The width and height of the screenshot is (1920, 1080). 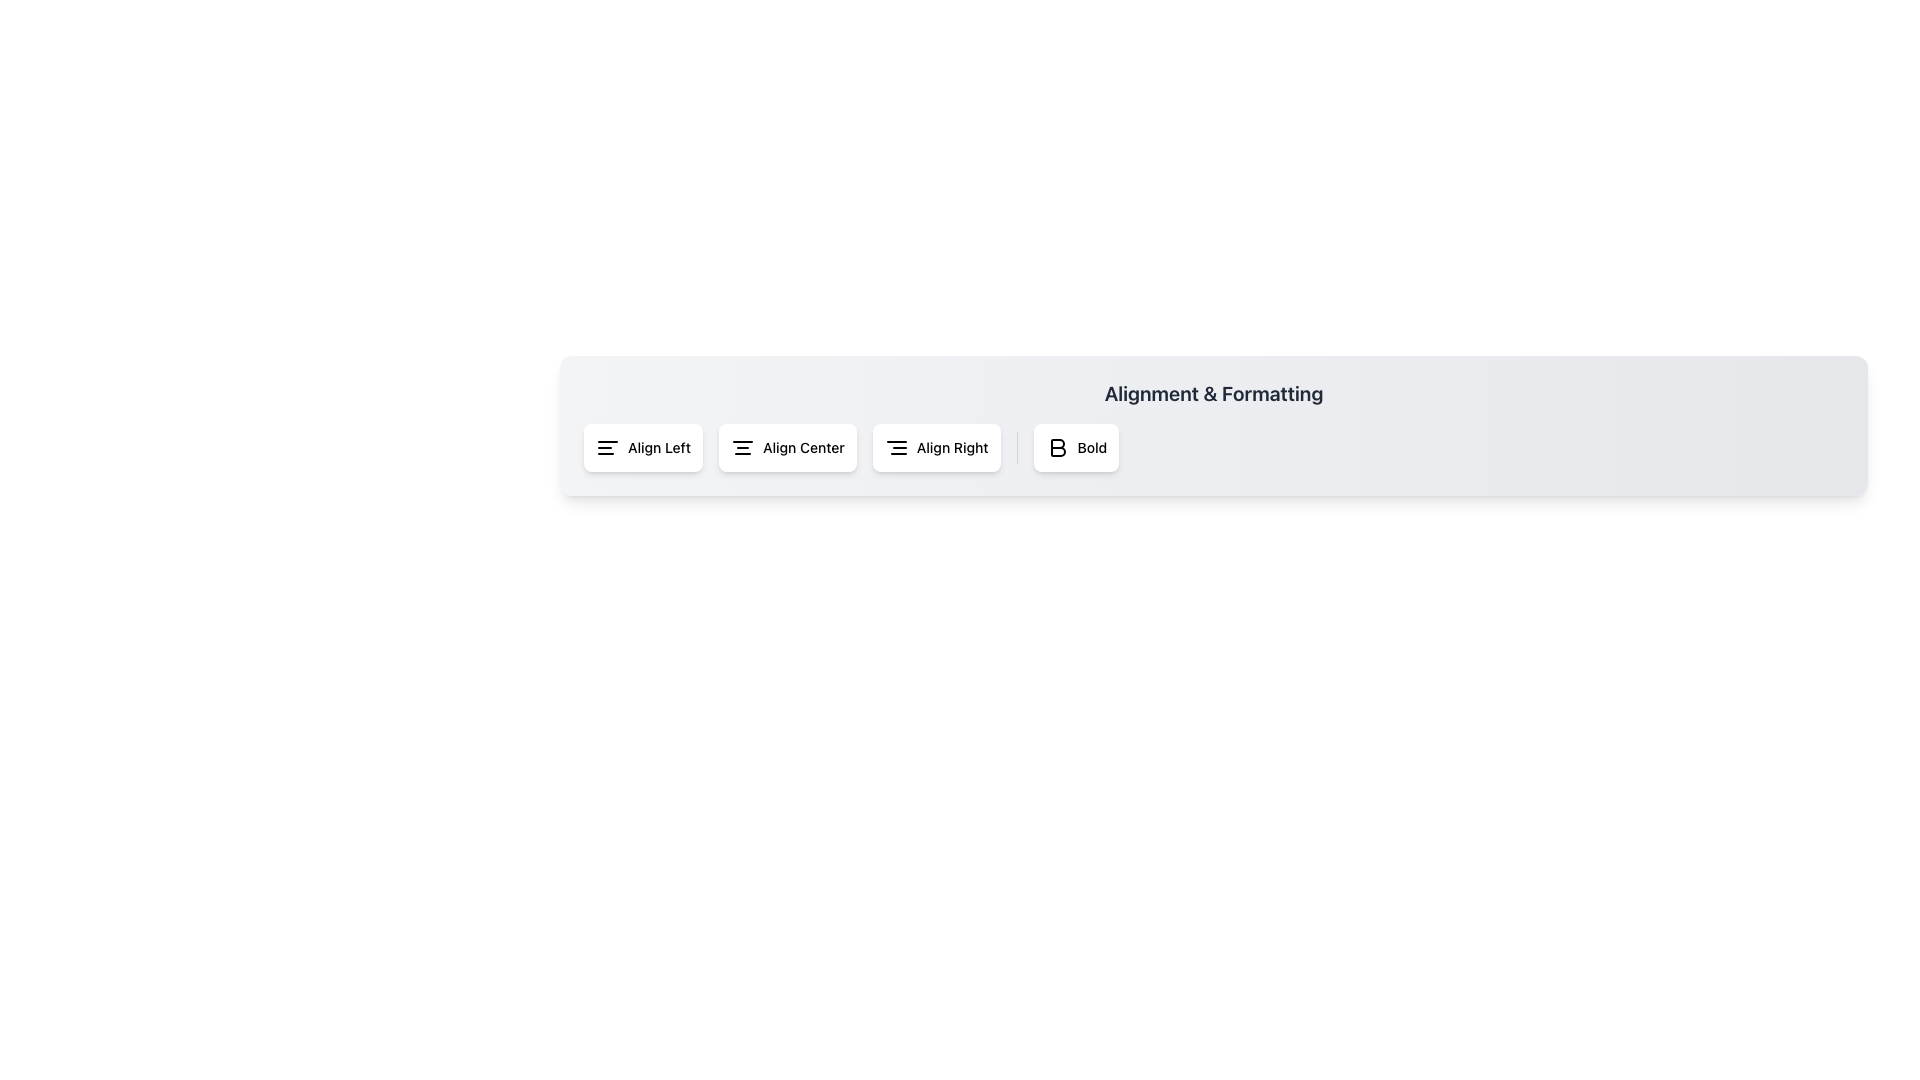 What do you see at coordinates (1017, 446) in the screenshot?
I see `the Horizontal Line Separator, which visually separates the 'Align Right' and 'Bold' buttons in the toolbar` at bounding box center [1017, 446].